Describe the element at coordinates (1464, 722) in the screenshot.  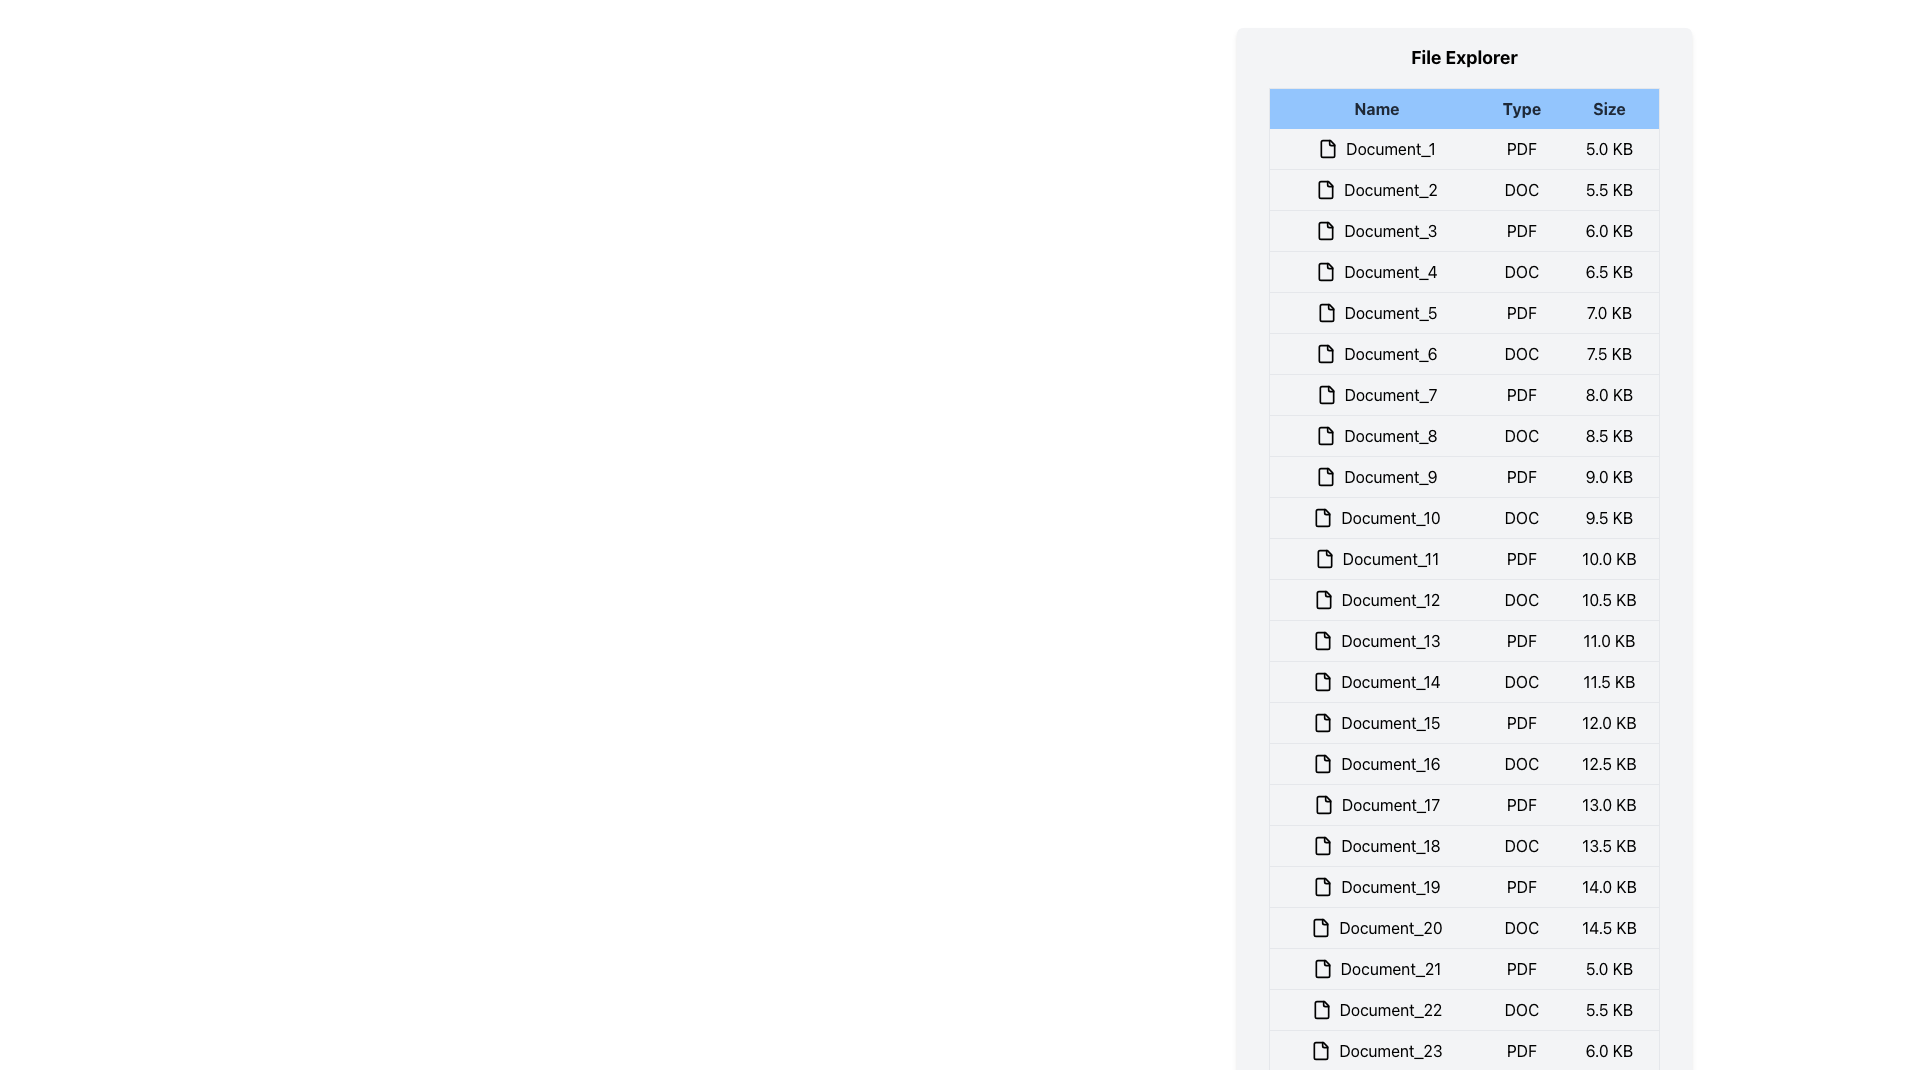
I see `the file entry row representing 'Document_15' in the file explorer` at that location.